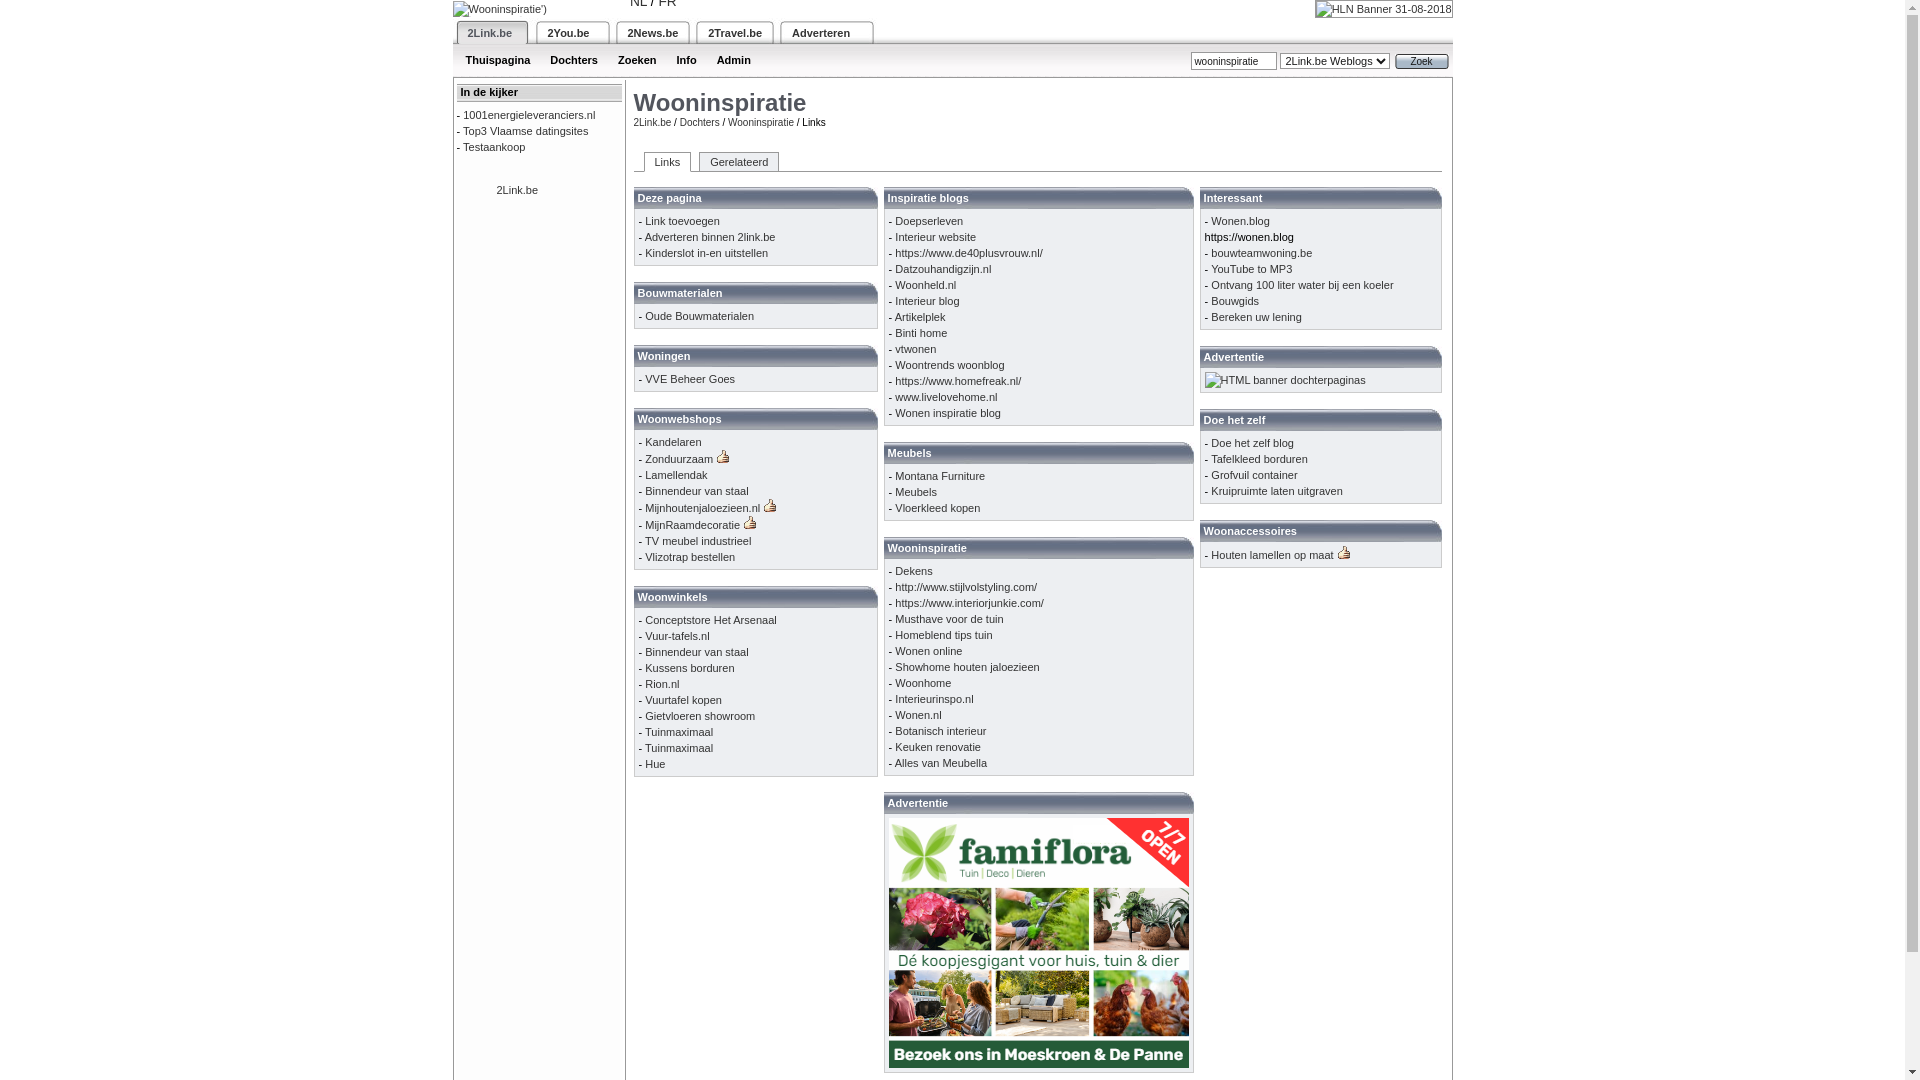  What do you see at coordinates (1271, 555) in the screenshot?
I see `'Houten lamellen op maat'` at bounding box center [1271, 555].